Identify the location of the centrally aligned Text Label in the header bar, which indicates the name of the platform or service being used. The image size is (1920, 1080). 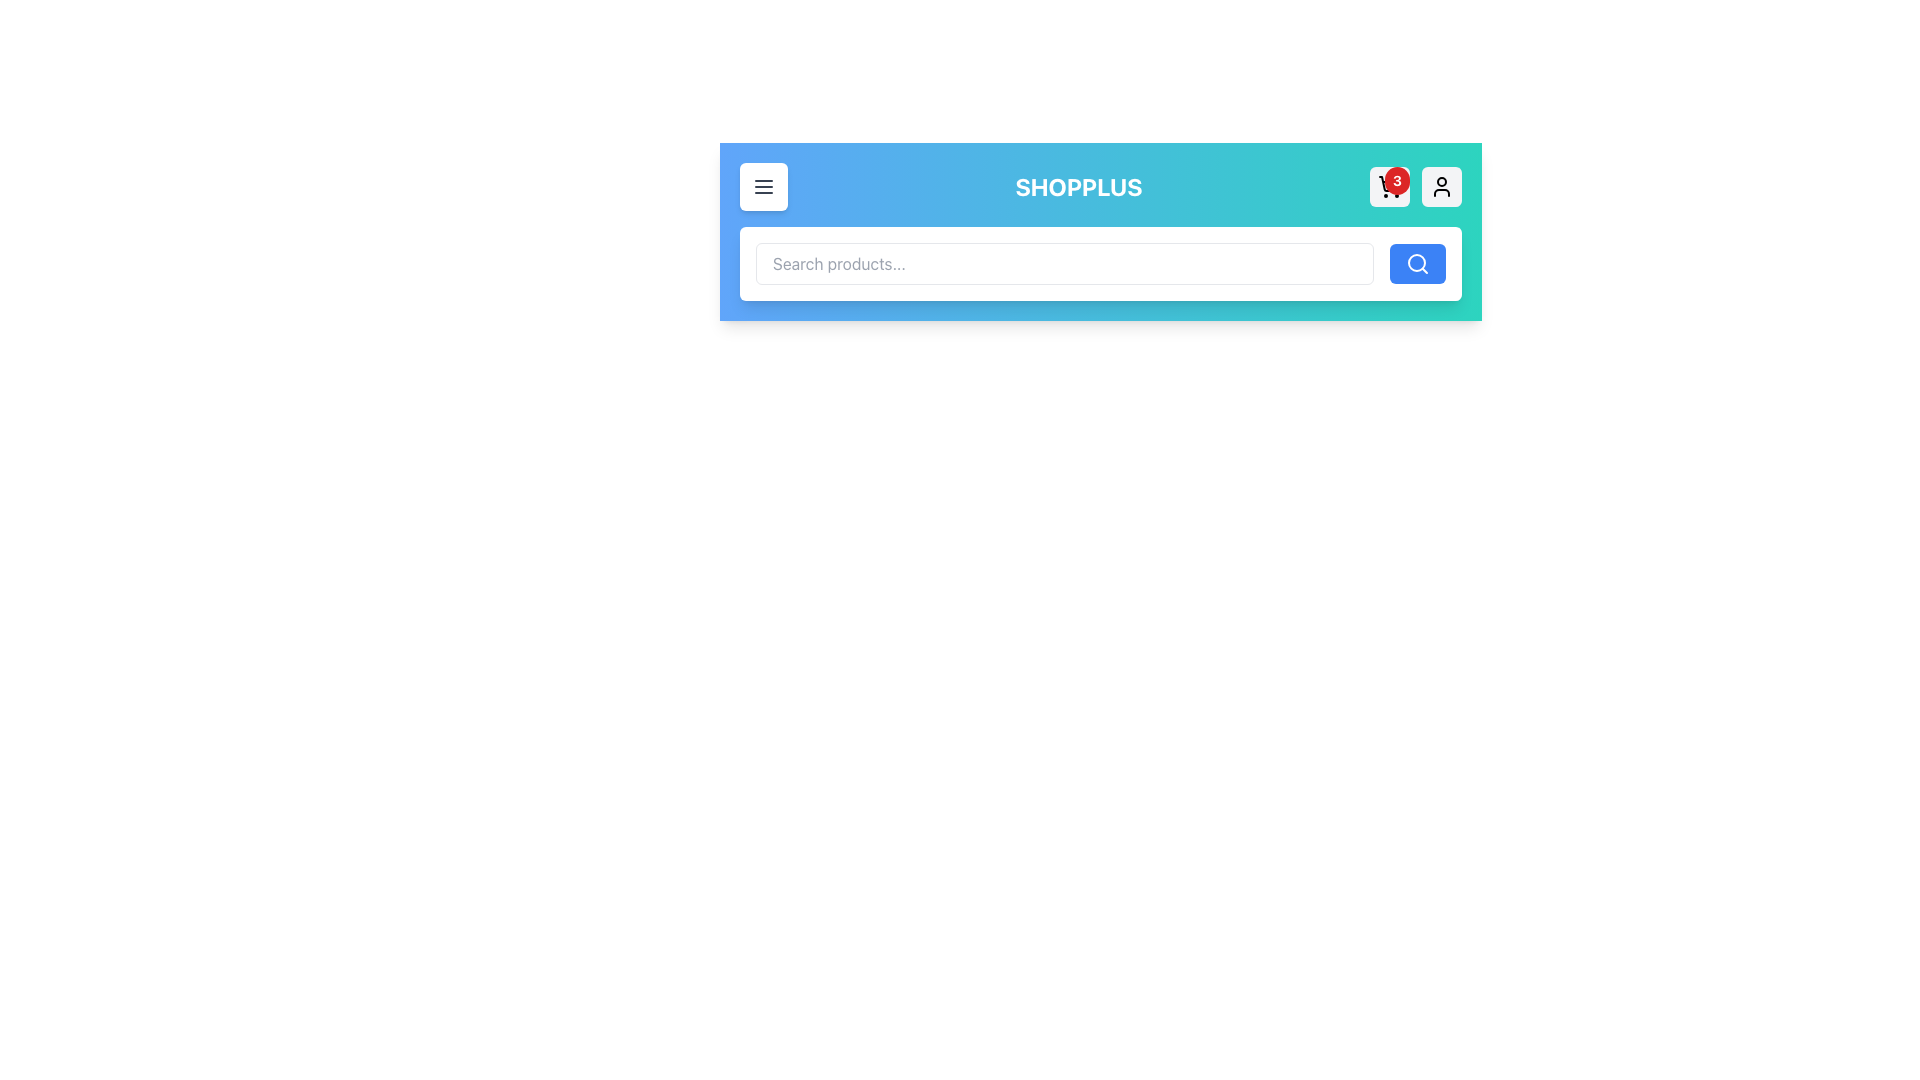
(1099, 186).